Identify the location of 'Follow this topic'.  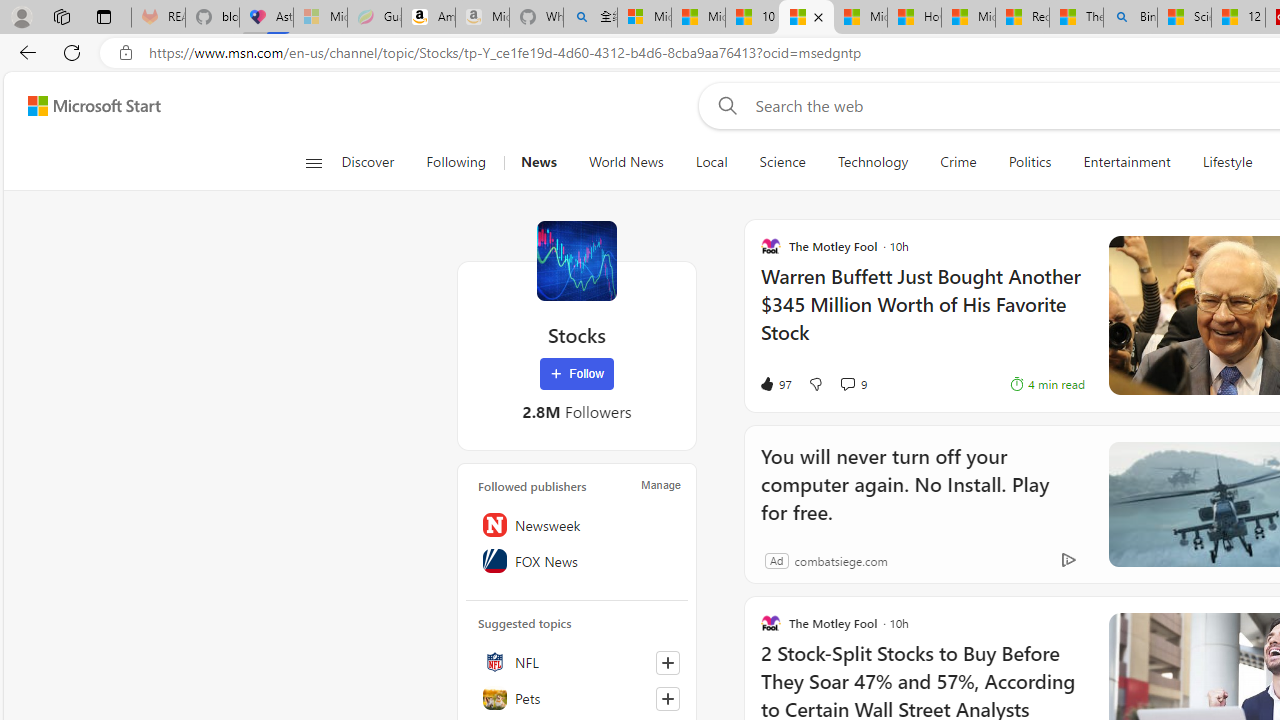
(668, 697).